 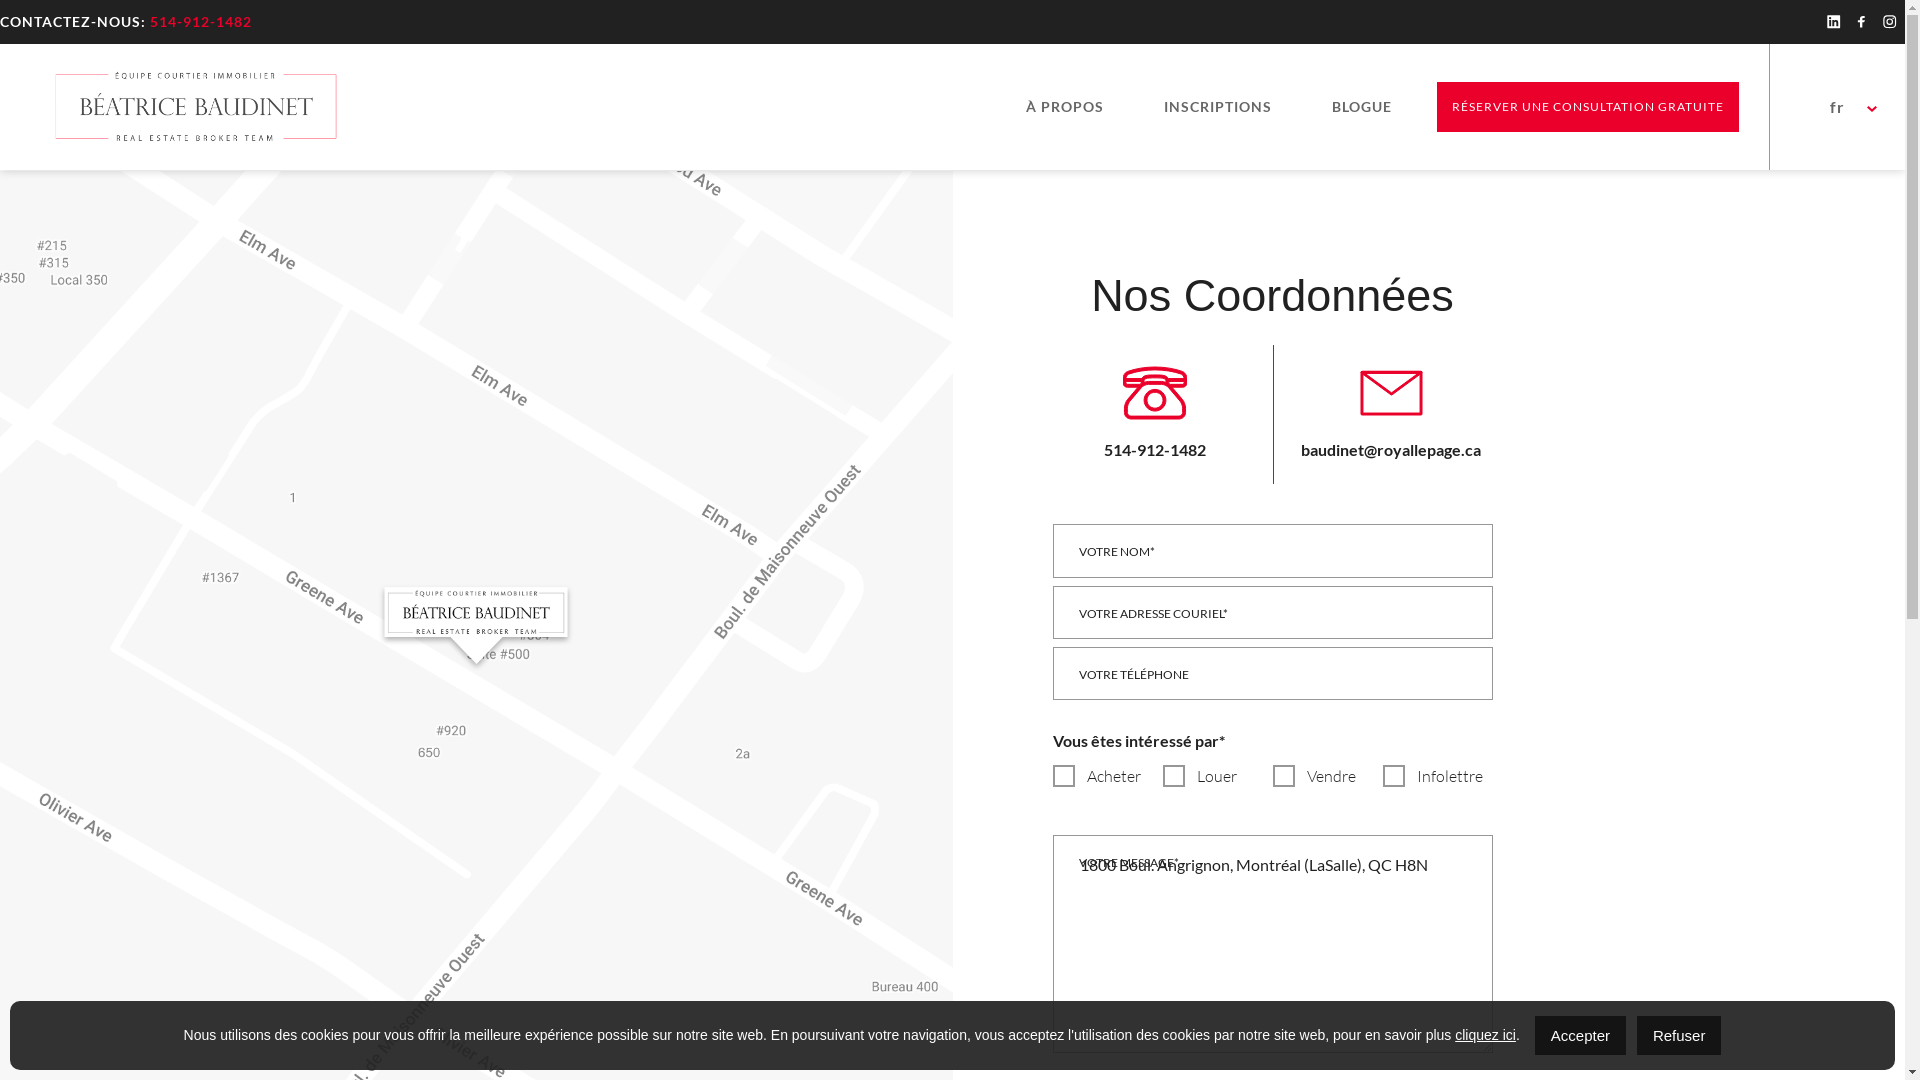 What do you see at coordinates (1155, 409) in the screenshot?
I see `'514-912-1482'` at bounding box center [1155, 409].